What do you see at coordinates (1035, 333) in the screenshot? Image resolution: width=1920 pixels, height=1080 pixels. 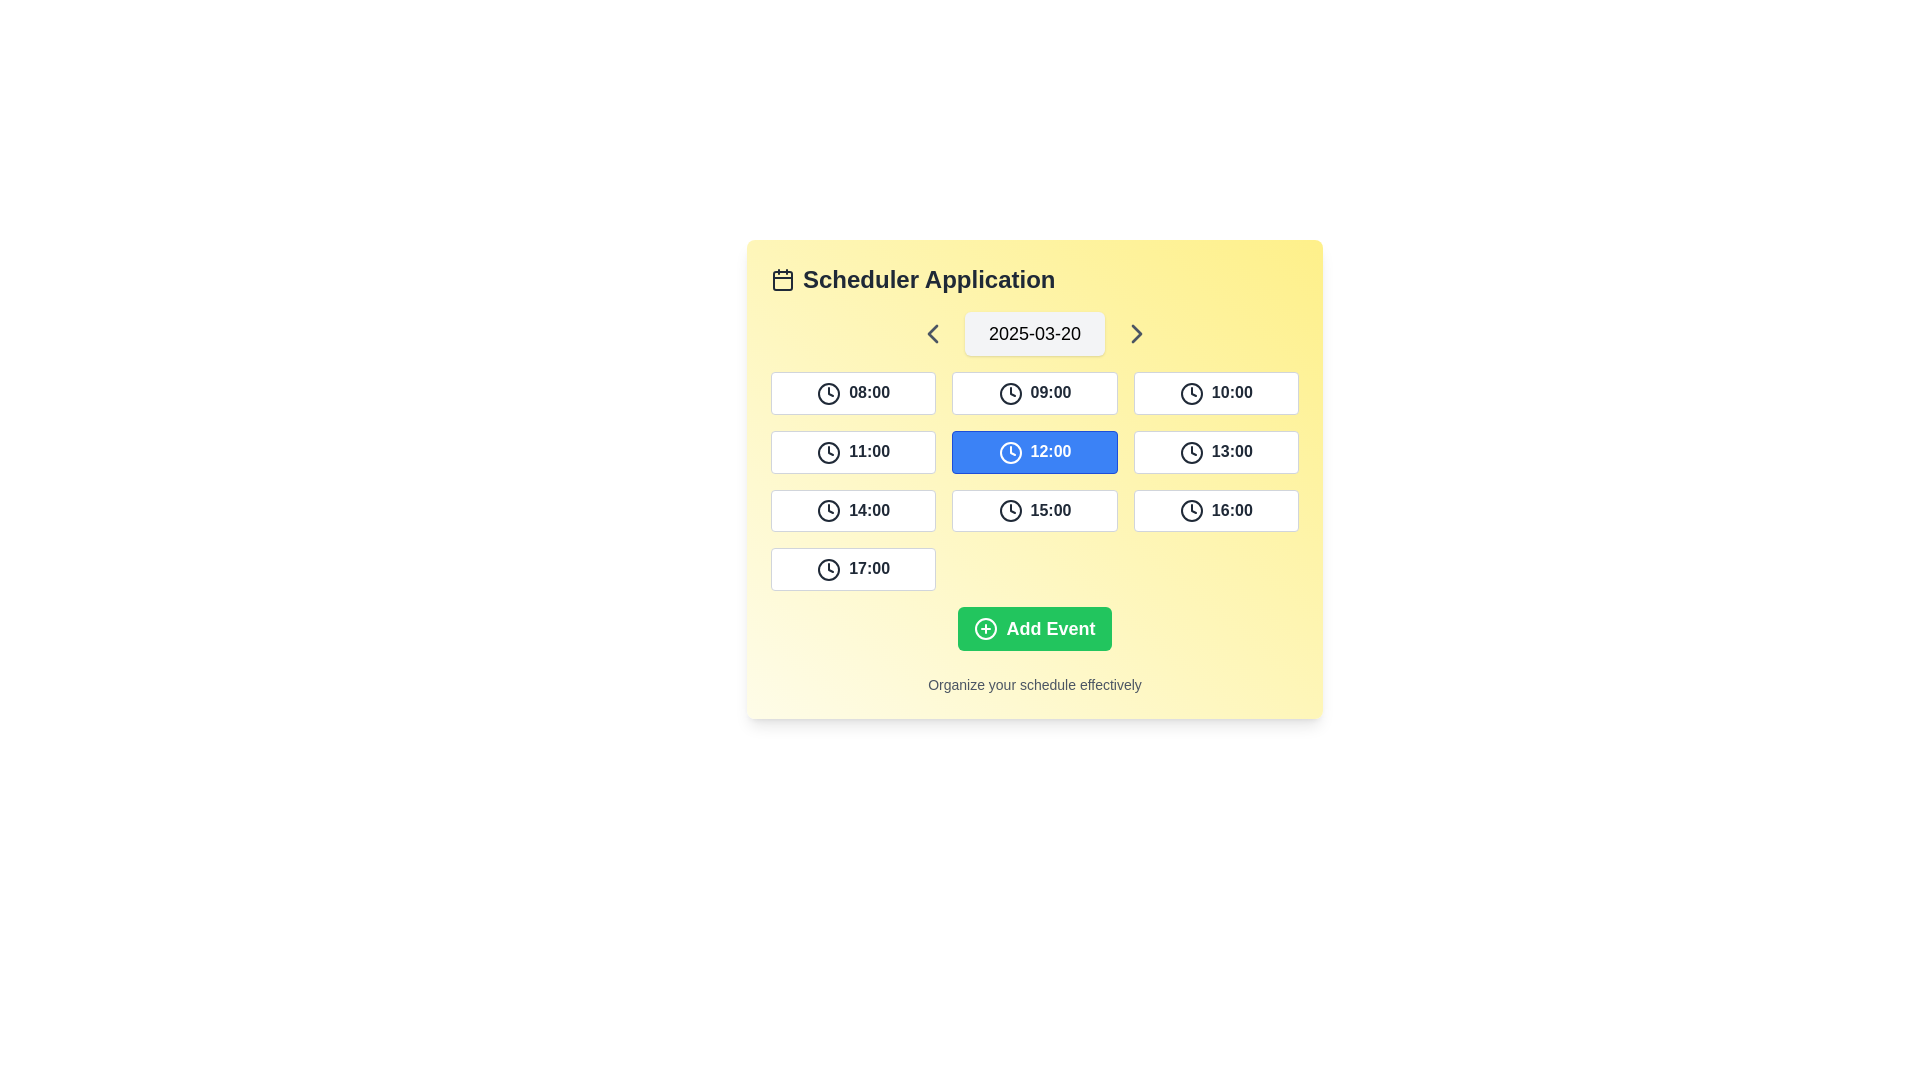 I see `the date display area showing '2025-03-20' for potential interactions, located at the center top of the yellow 'Scheduler Application' panel` at bounding box center [1035, 333].